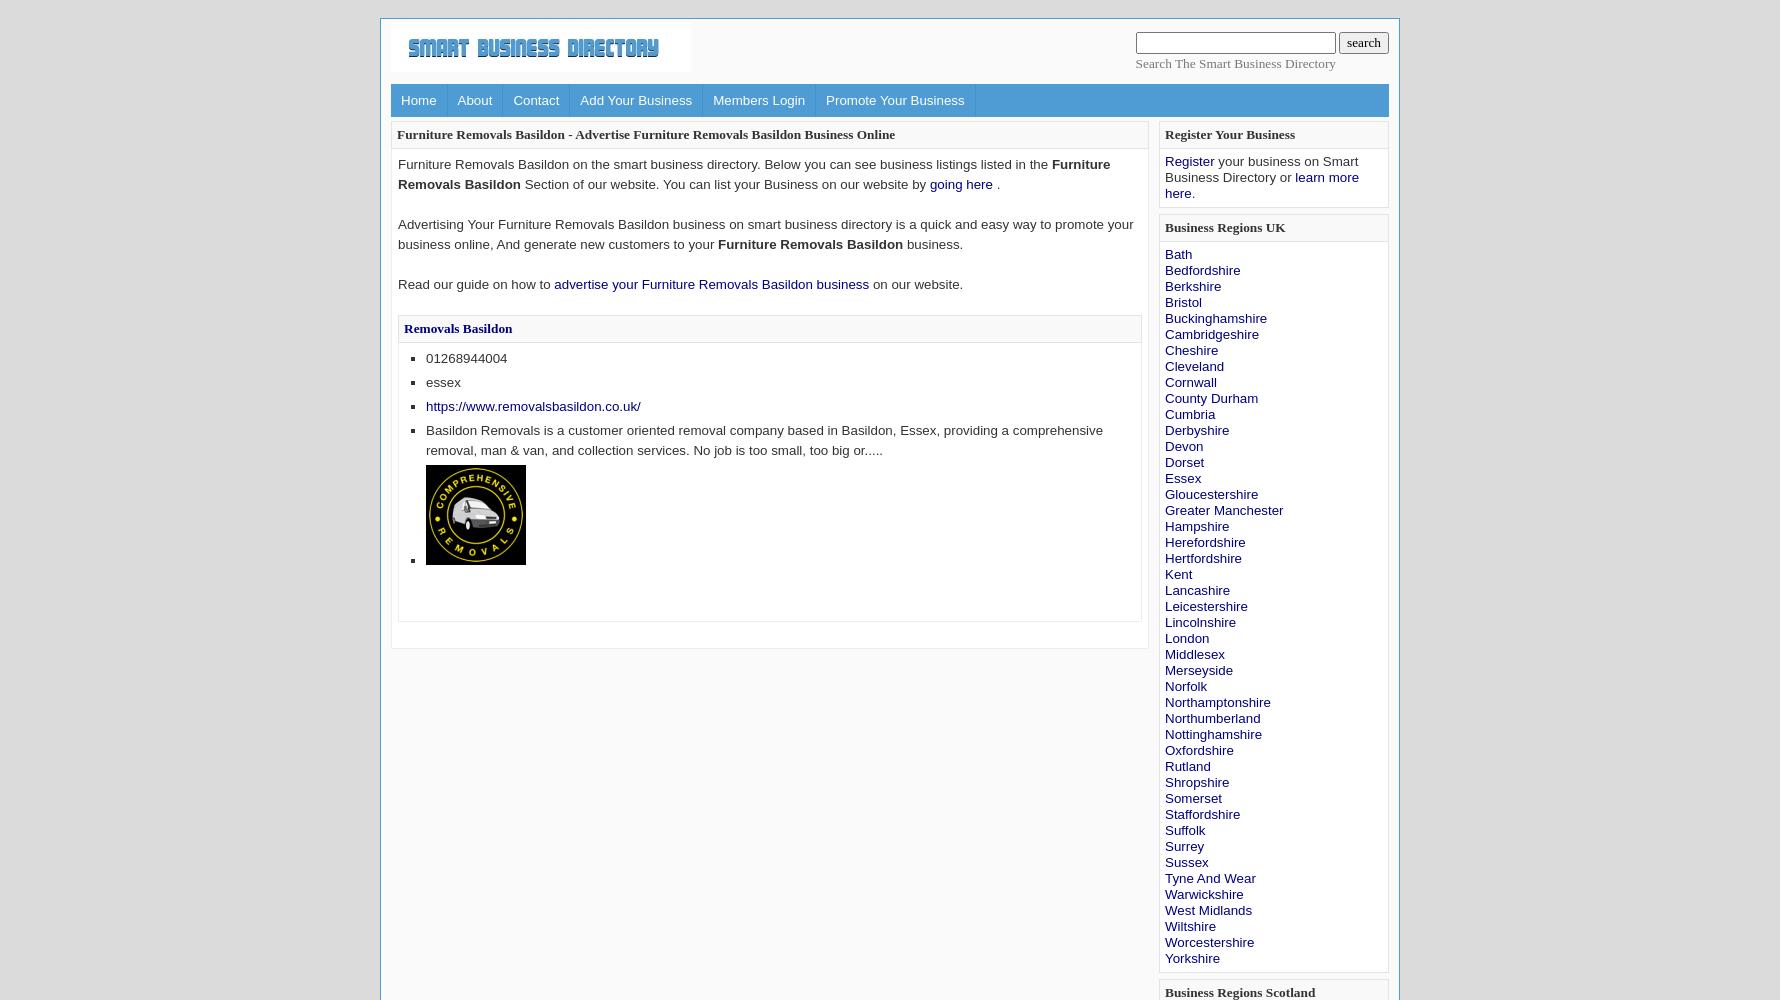  I want to click on 'Wiltshire', so click(1164, 926).